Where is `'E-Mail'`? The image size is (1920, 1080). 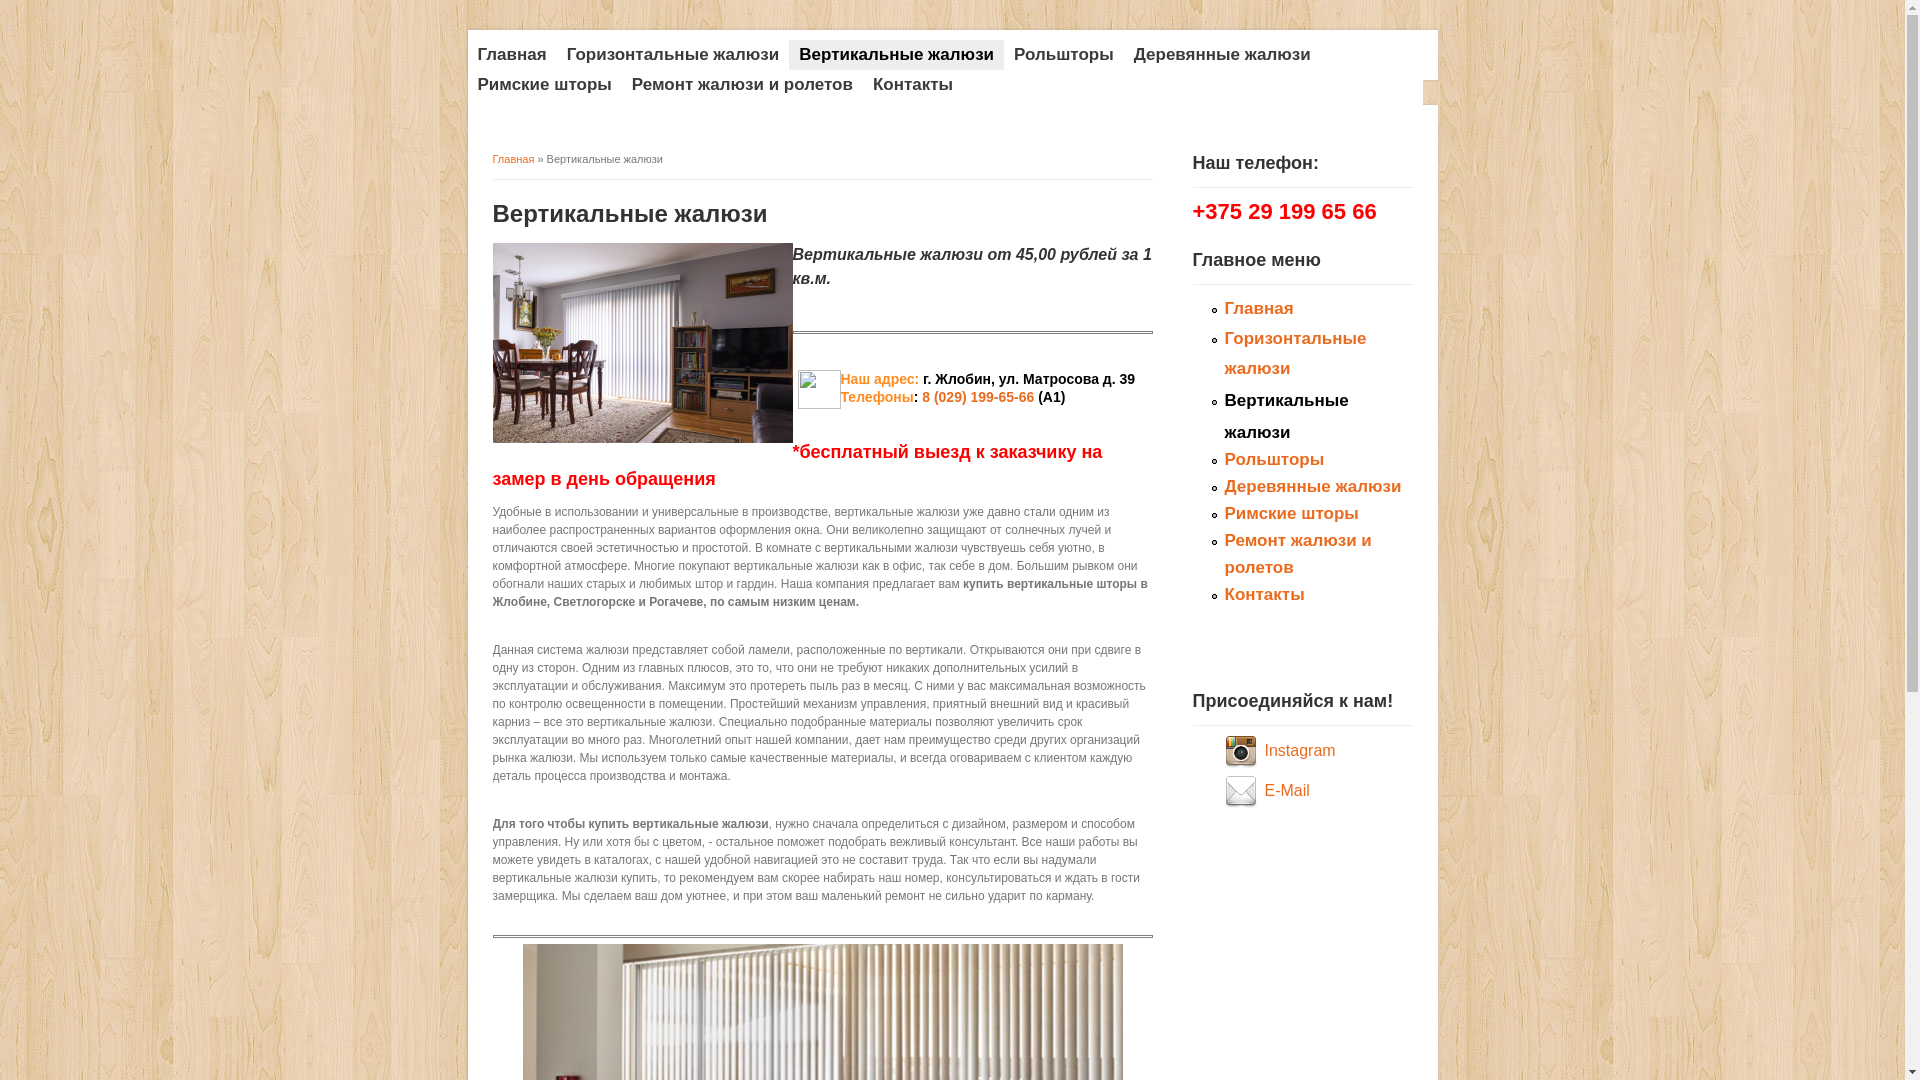
'E-Mail' is located at coordinates (1286, 789).